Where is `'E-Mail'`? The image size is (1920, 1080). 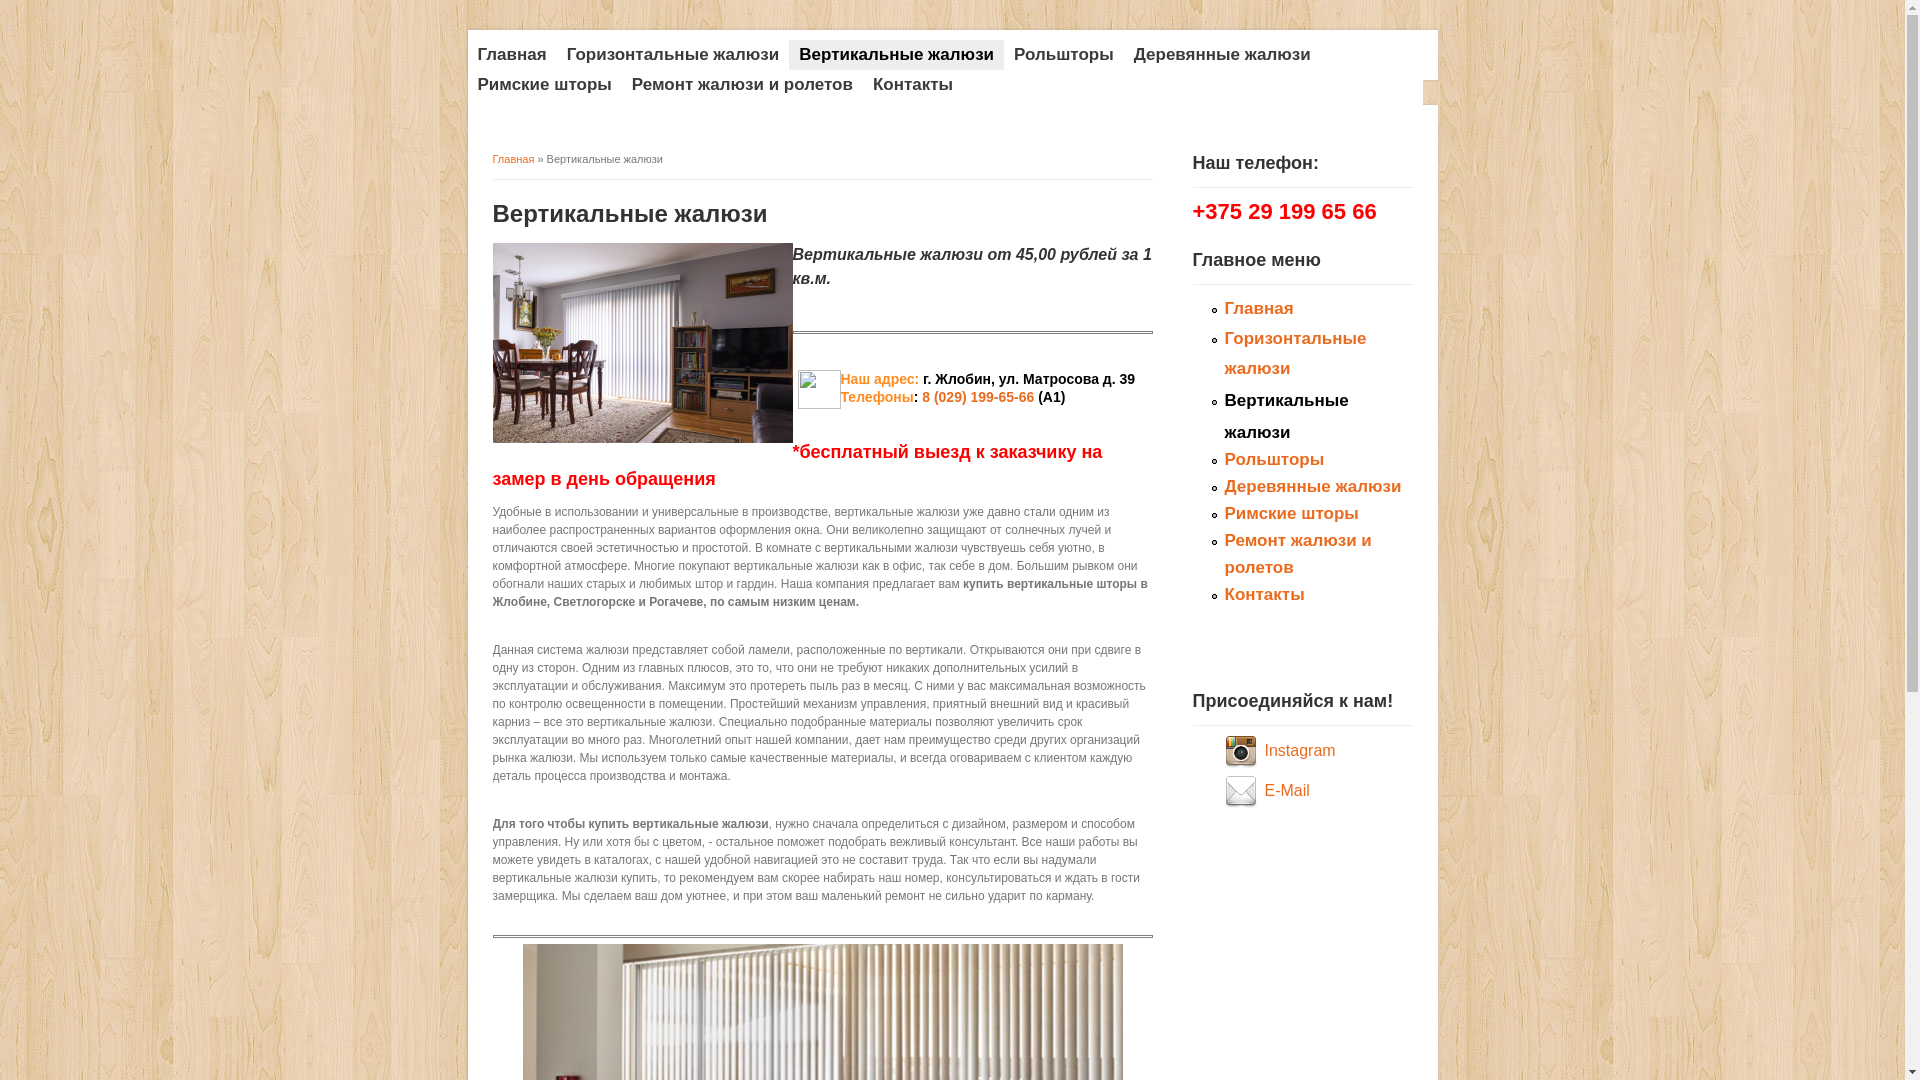
'E-Mail' is located at coordinates (1286, 789).